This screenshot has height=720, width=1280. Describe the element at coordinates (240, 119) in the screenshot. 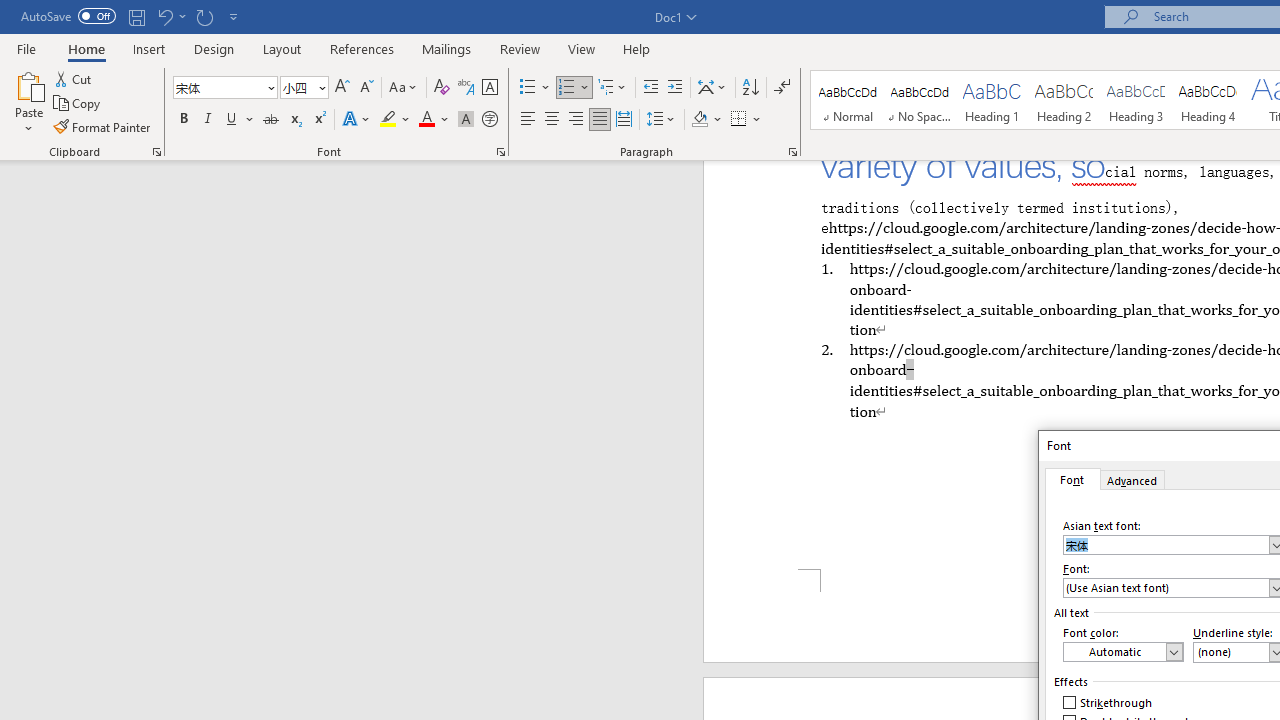

I see `'Underline'` at that location.